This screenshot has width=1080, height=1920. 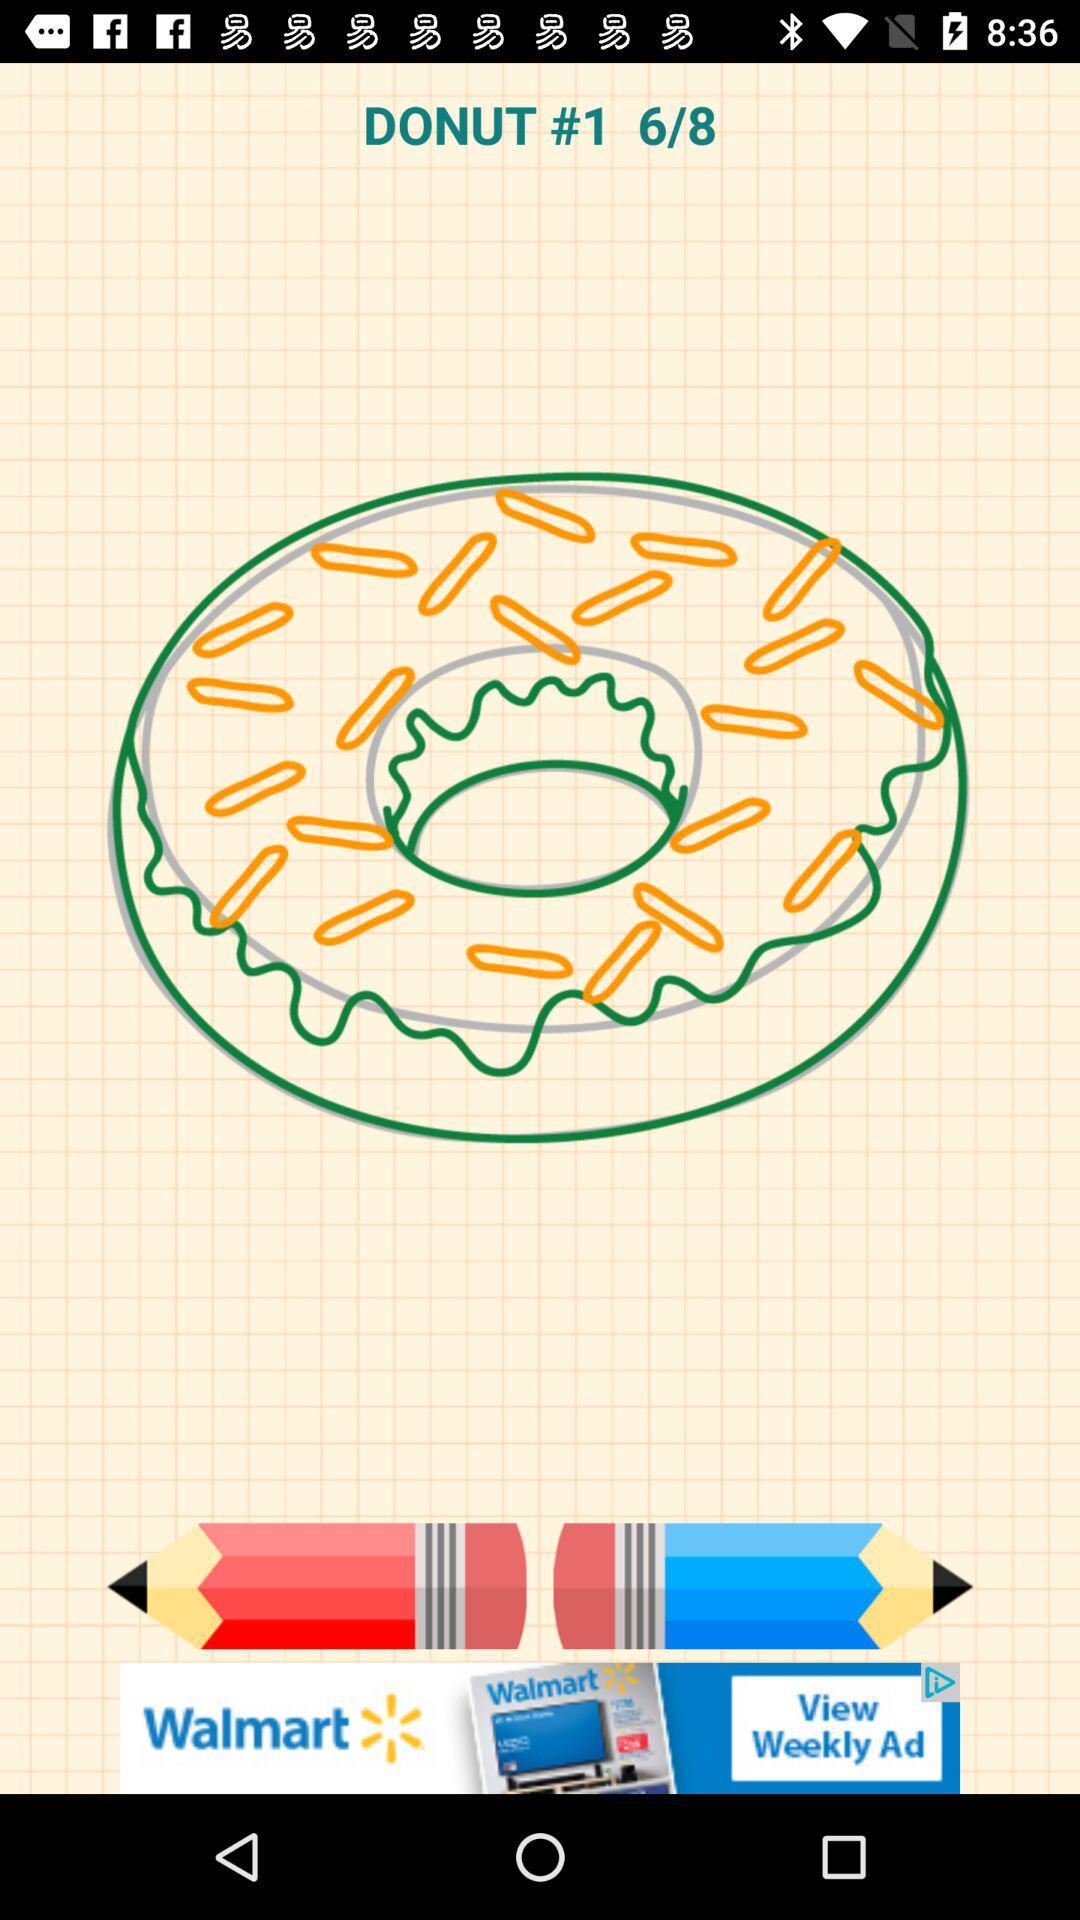 What do you see at coordinates (540, 1727) in the screenshot?
I see `banner advertisements` at bounding box center [540, 1727].